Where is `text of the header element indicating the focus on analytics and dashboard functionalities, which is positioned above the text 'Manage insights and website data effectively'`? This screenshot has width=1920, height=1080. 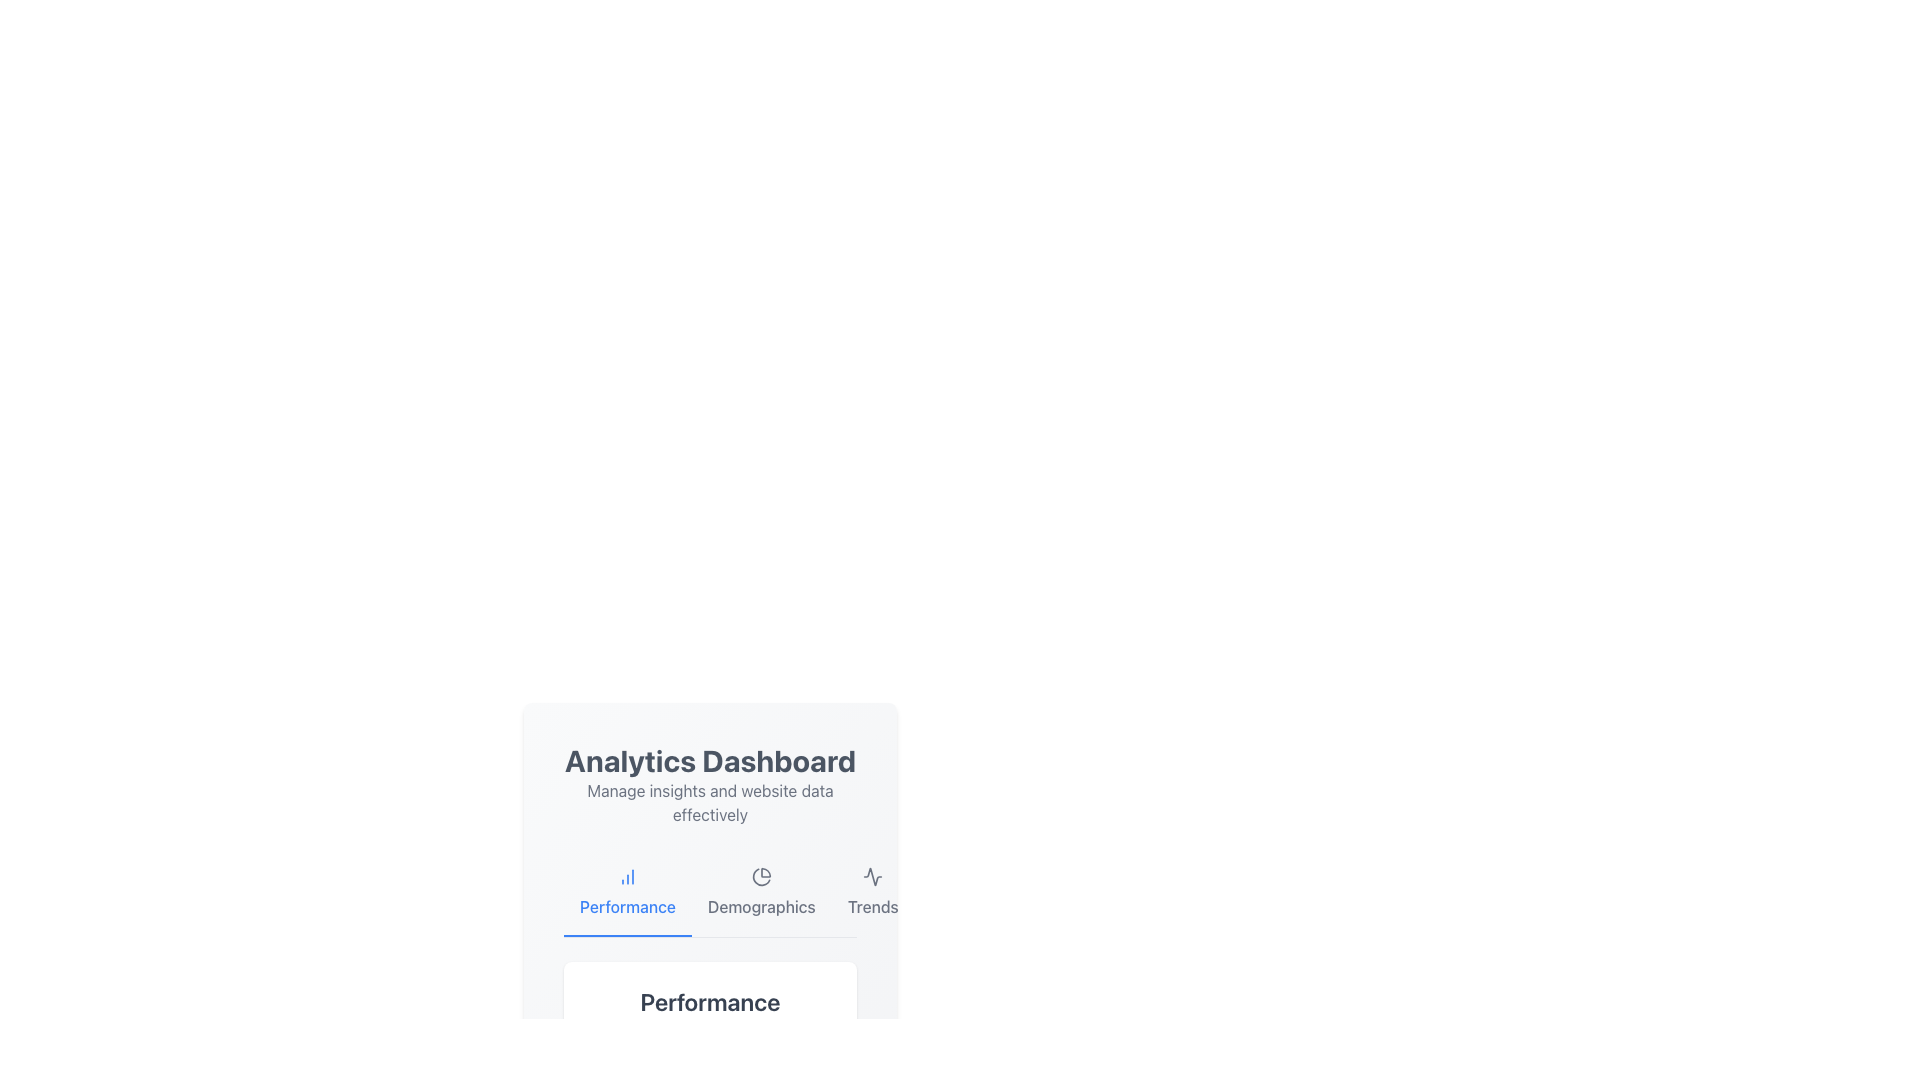 text of the header element indicating the focus on analytics and dashboard functionalities, which is positioned above the text 'Manage insights and website data effectively' is located at coordinates (710, 760).